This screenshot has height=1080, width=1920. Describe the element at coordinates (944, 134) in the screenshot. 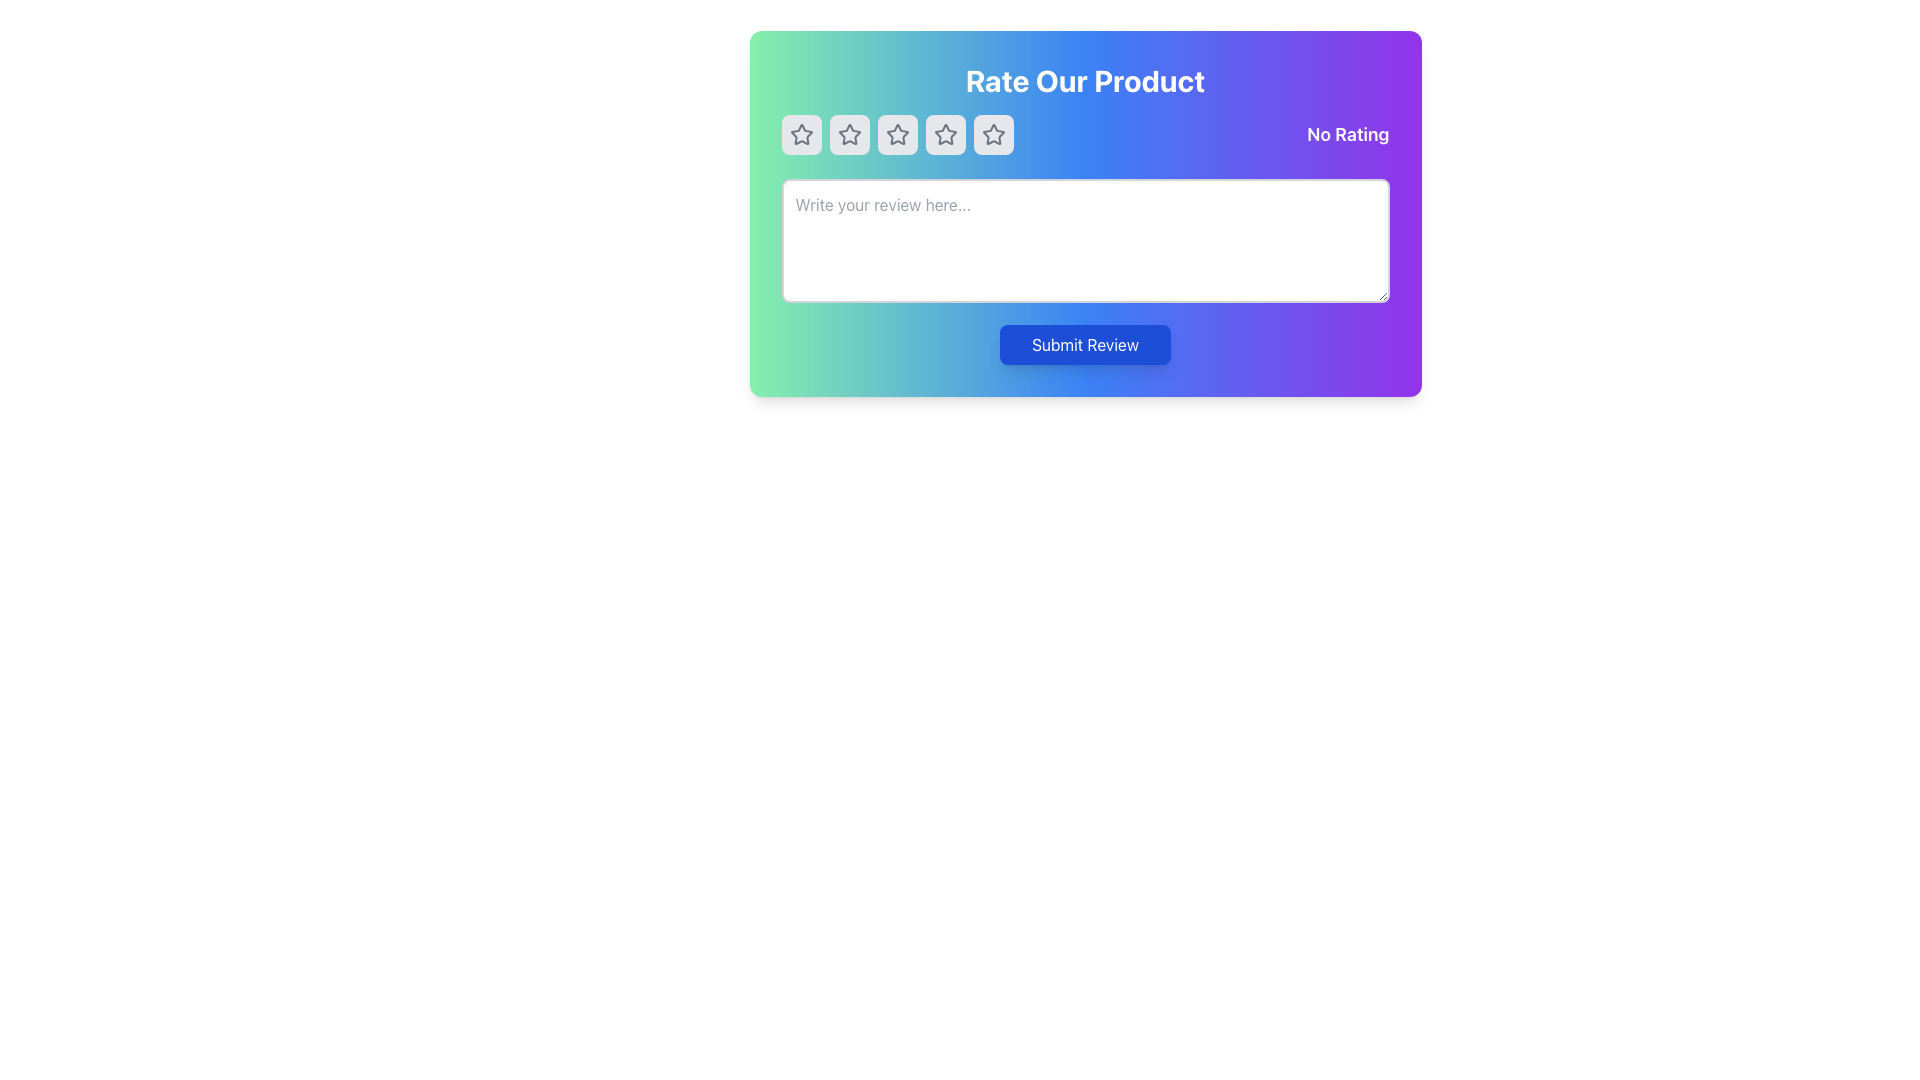

I see `the third star icon in the row of five stars` at that location.